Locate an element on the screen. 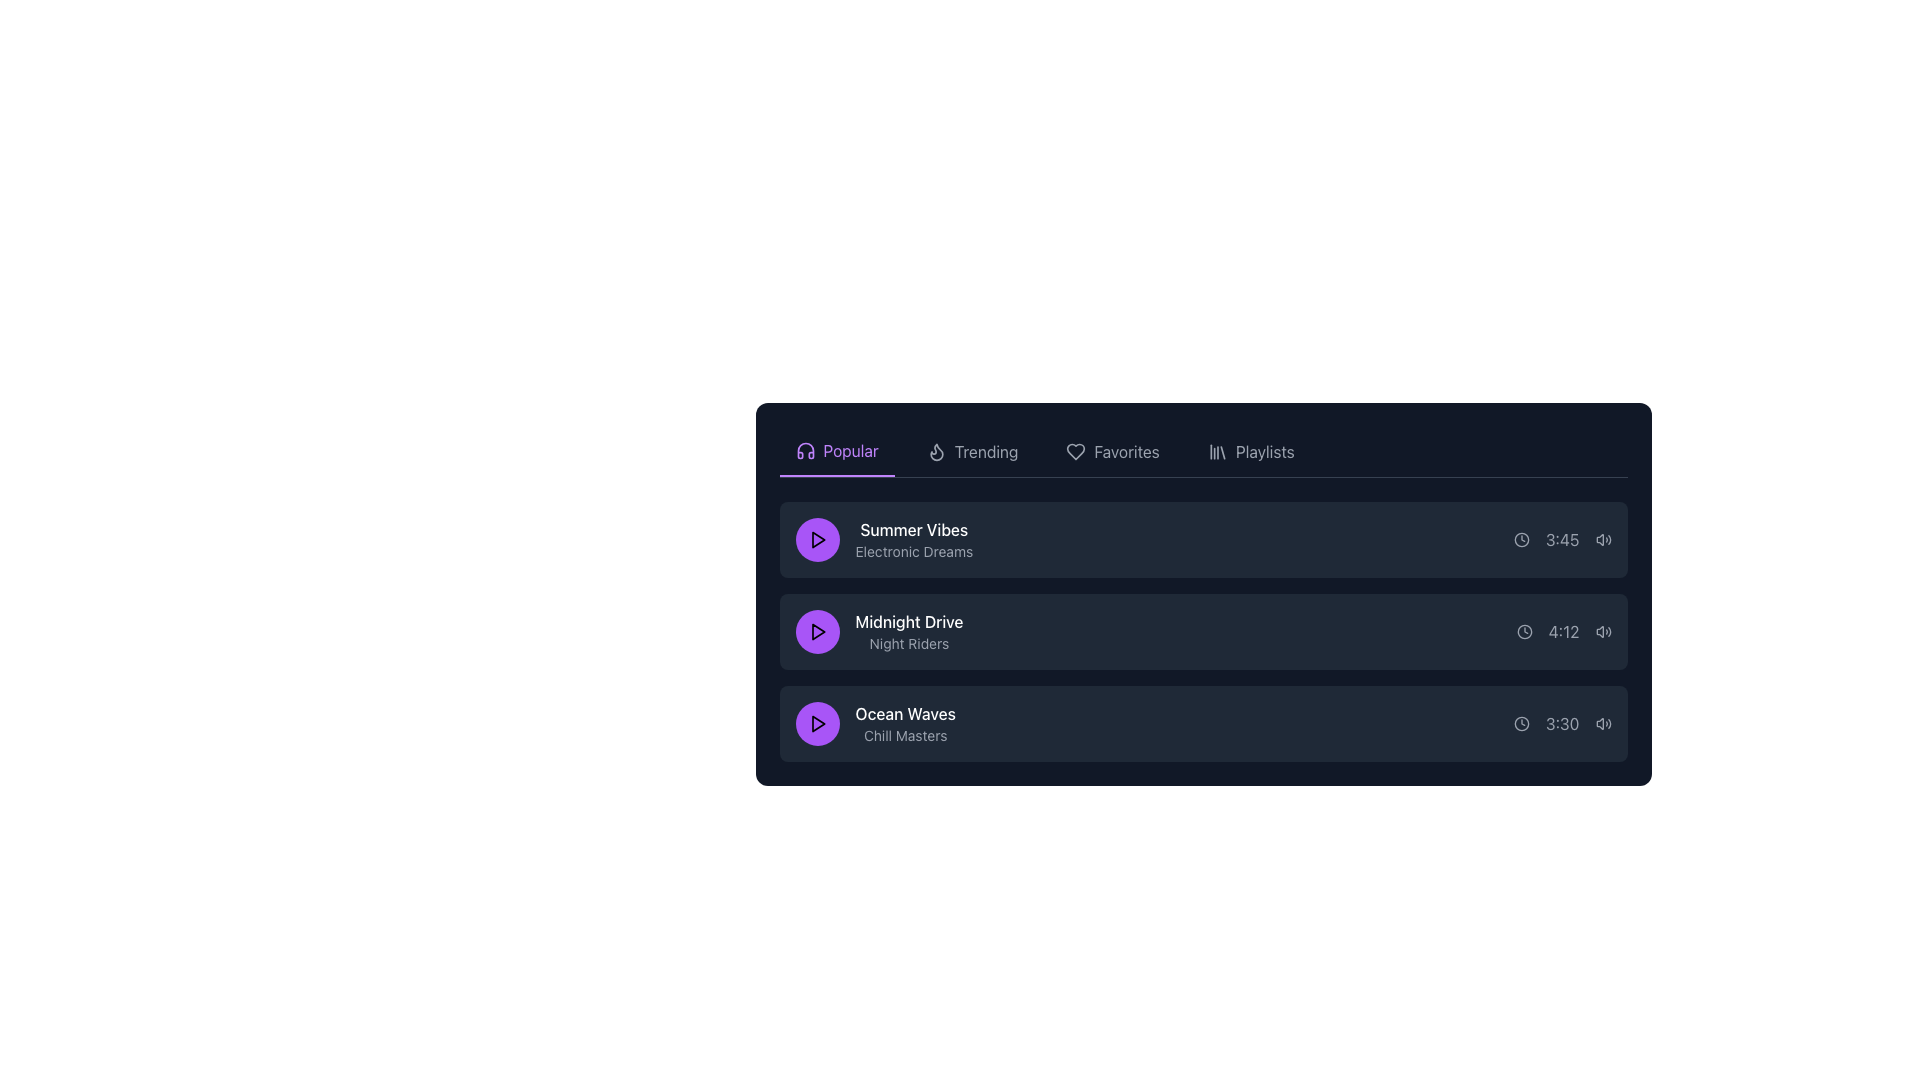  the headphone icon in the leftmost navigation section associated with the 'Popular' tab as a decorative component is located at coordinates (805, 451).